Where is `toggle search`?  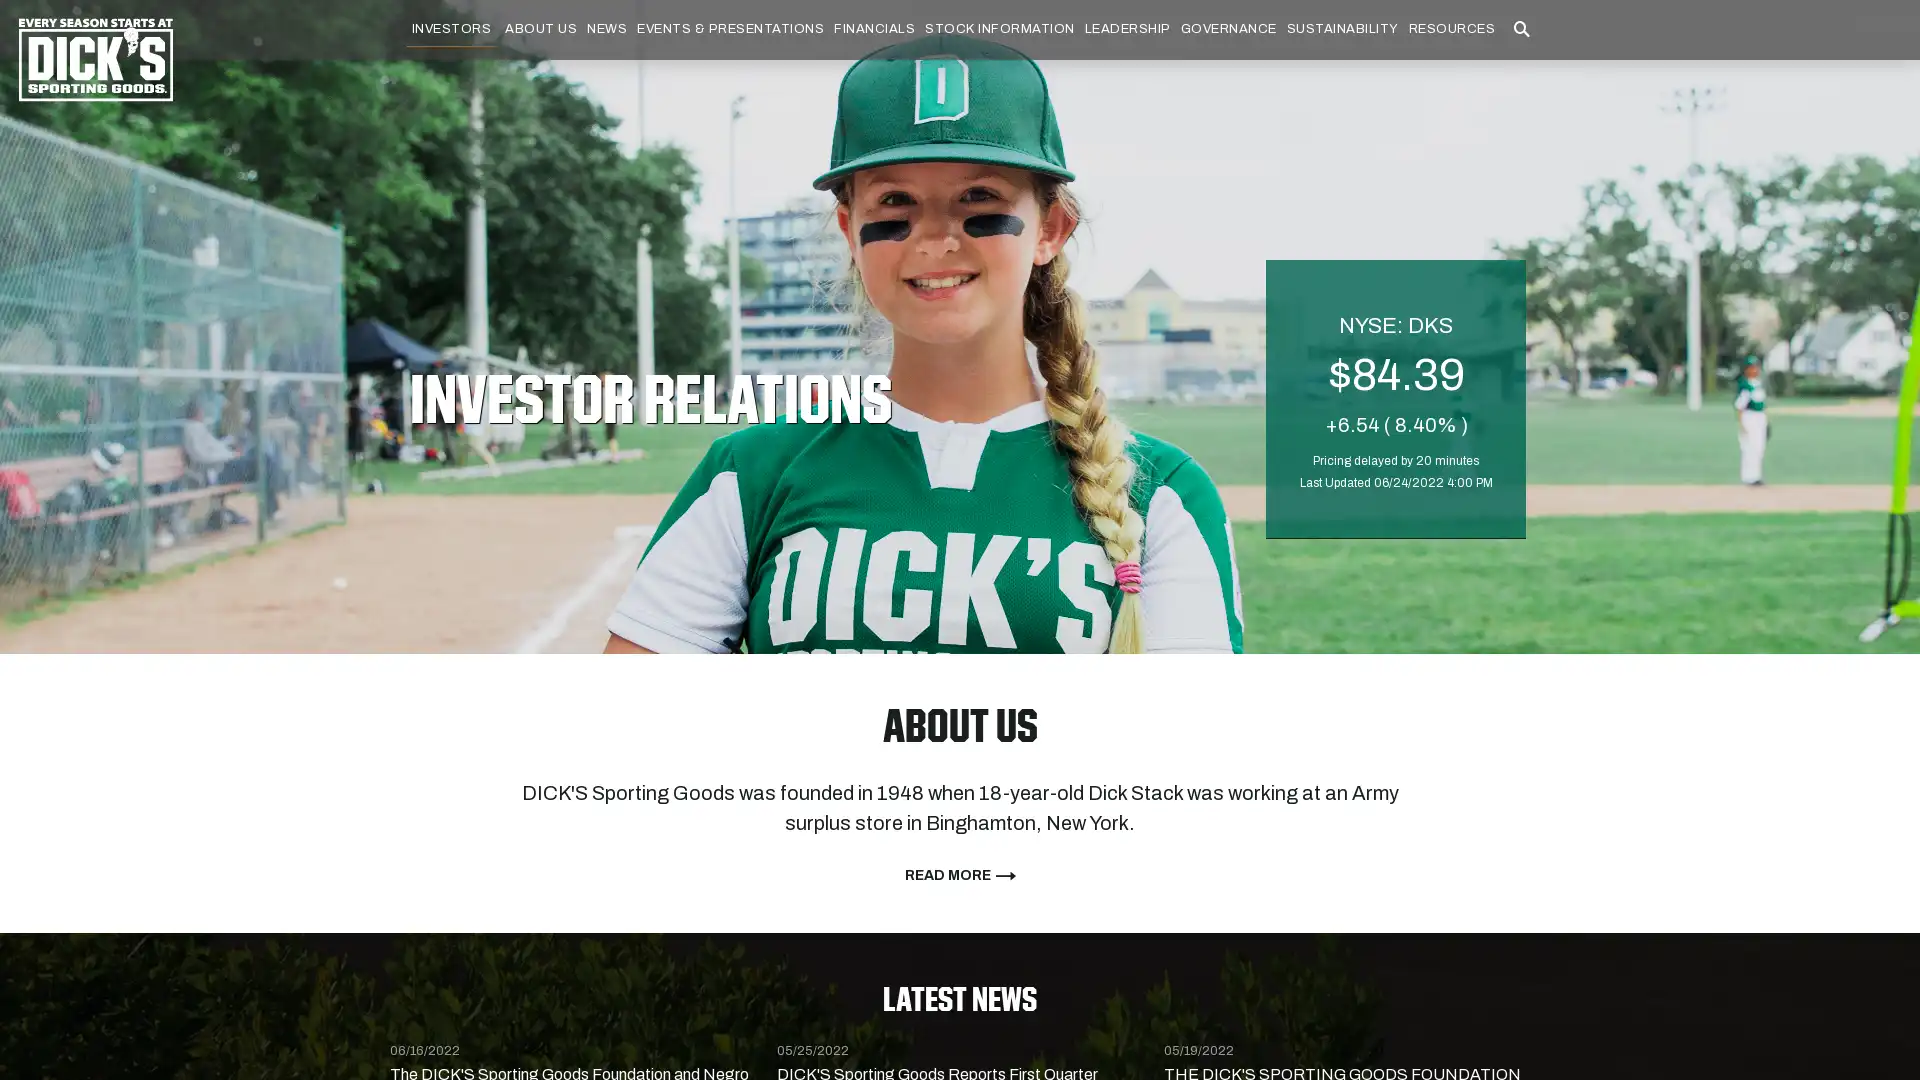
toggle search is located at coordinates (1520, 56).